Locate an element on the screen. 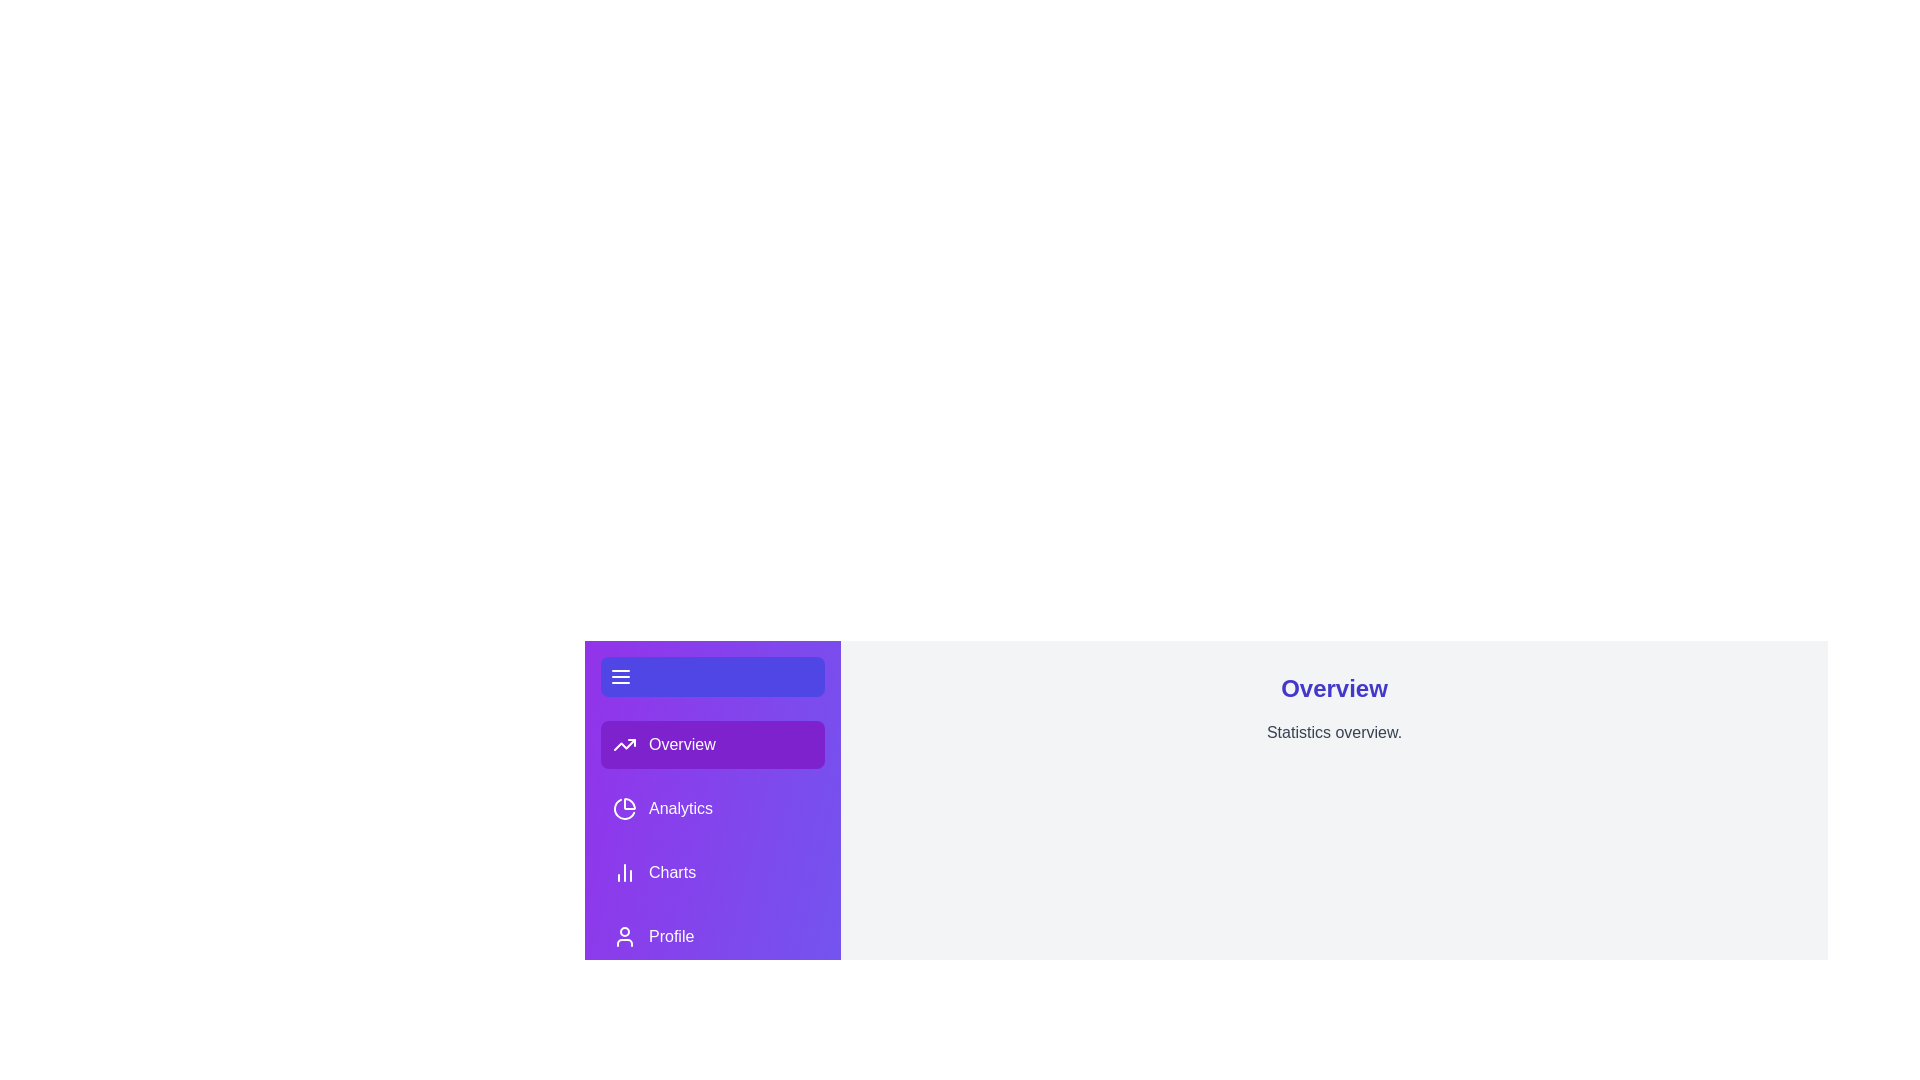 This screenshot has width=1920, height=1080. the Analytics section from the navigation menu is located at coordinates (713, 808).